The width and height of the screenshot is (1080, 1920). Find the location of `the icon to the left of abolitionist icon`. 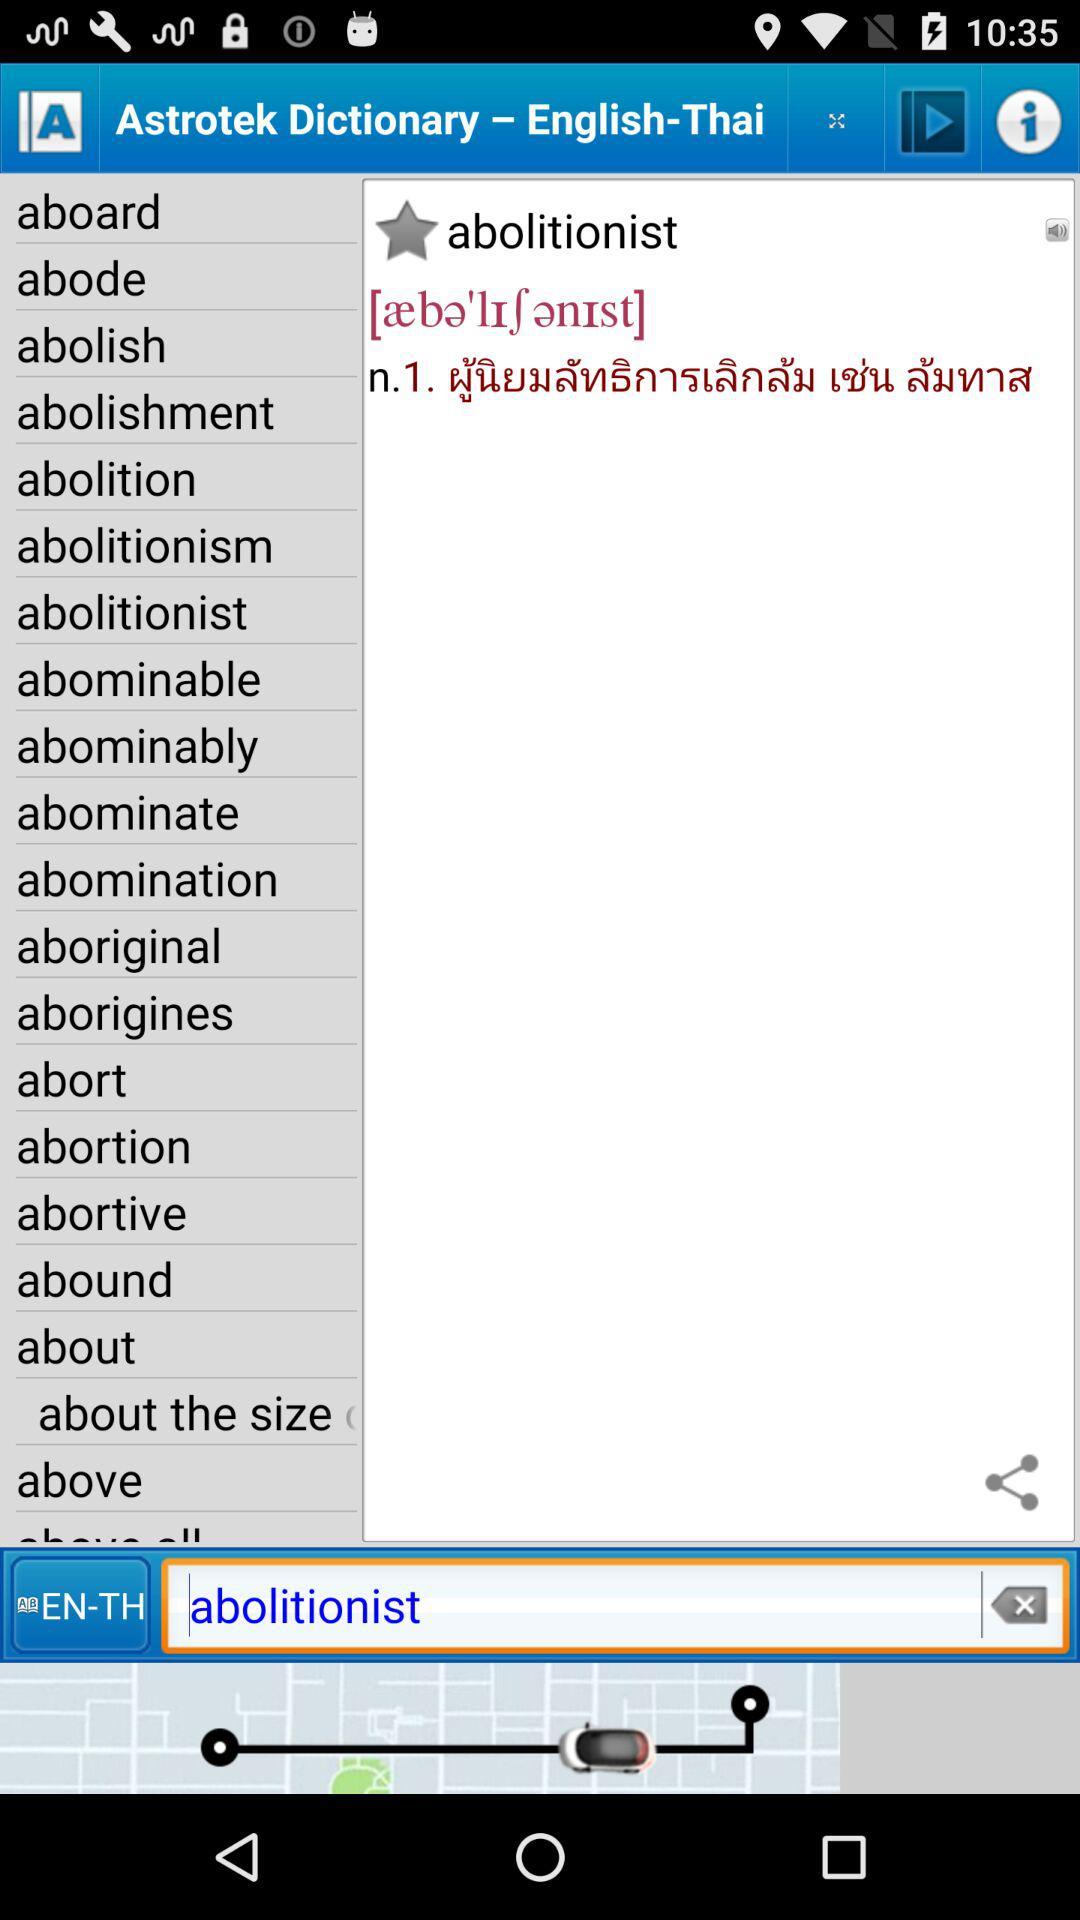

the icon to the left of abolitionist icon is located at coordinates (79, 1604).